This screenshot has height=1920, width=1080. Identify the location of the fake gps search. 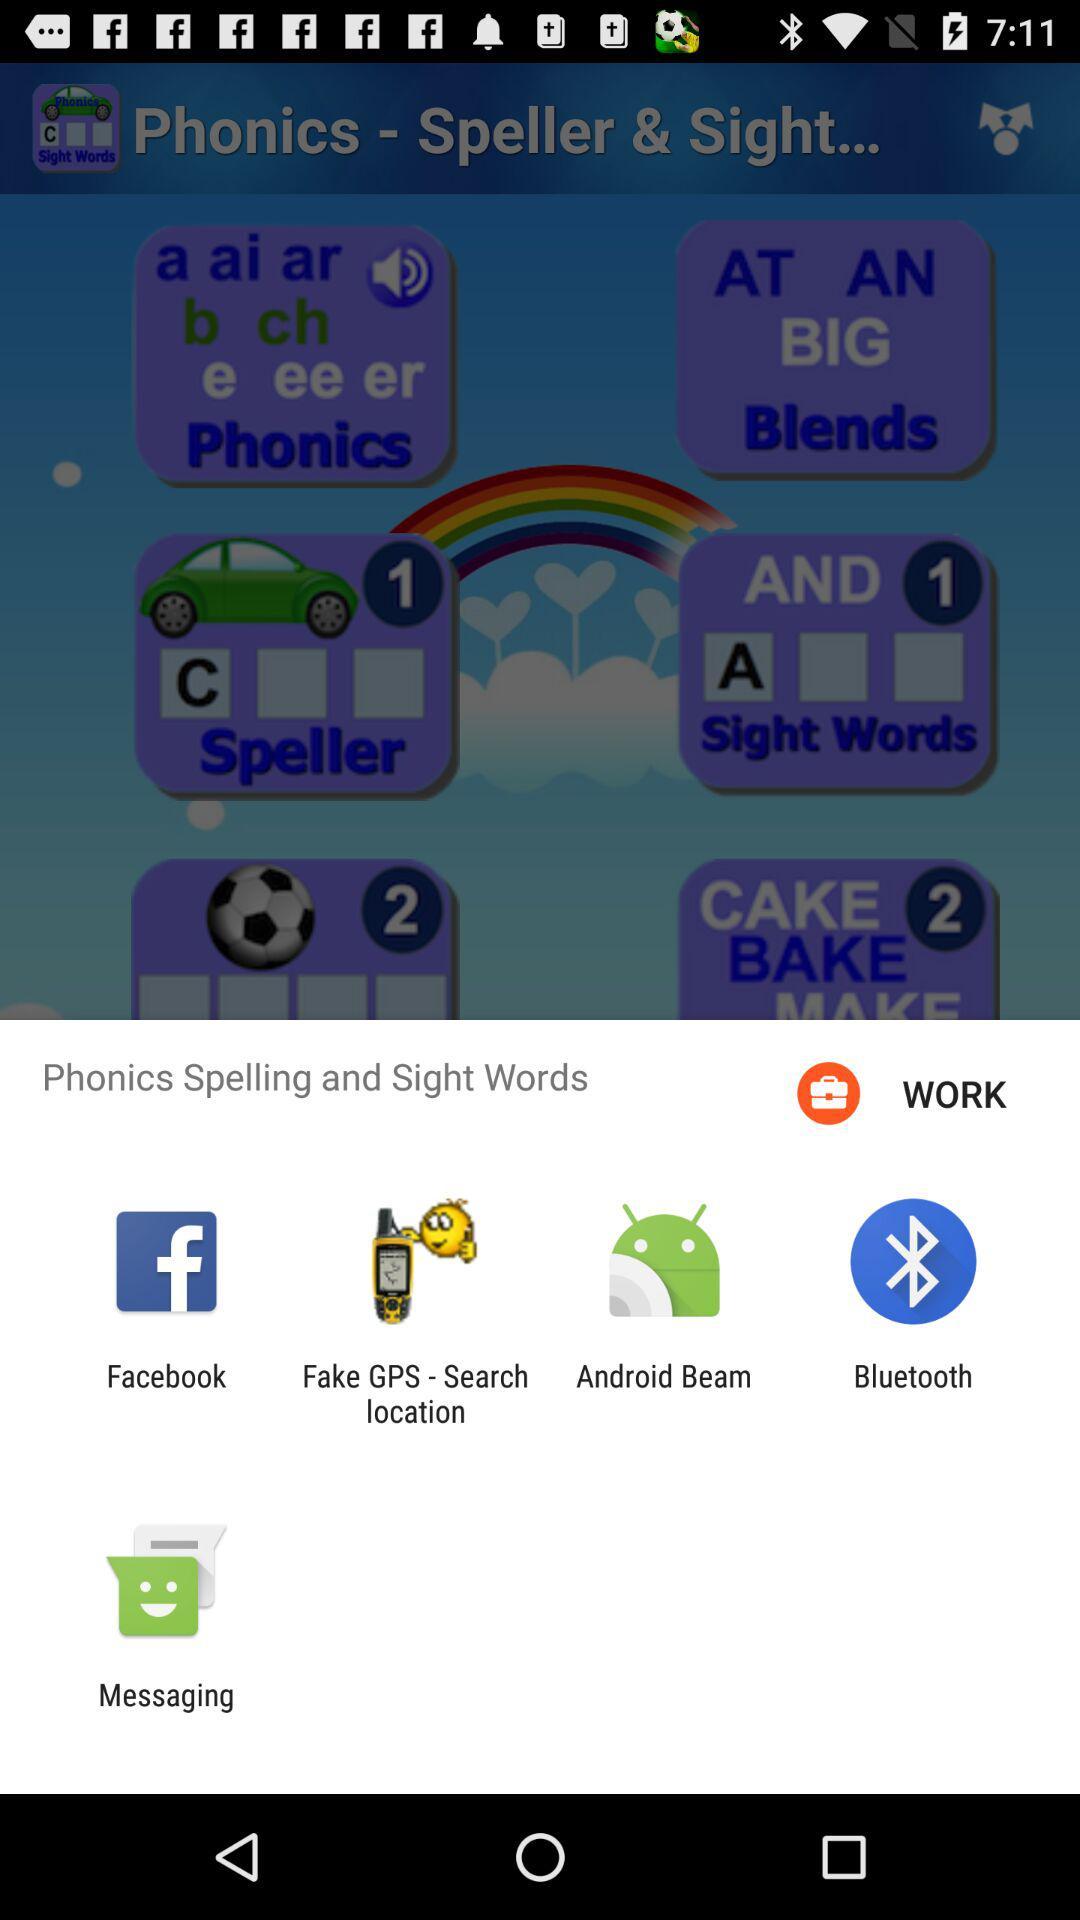
(414, 1392).